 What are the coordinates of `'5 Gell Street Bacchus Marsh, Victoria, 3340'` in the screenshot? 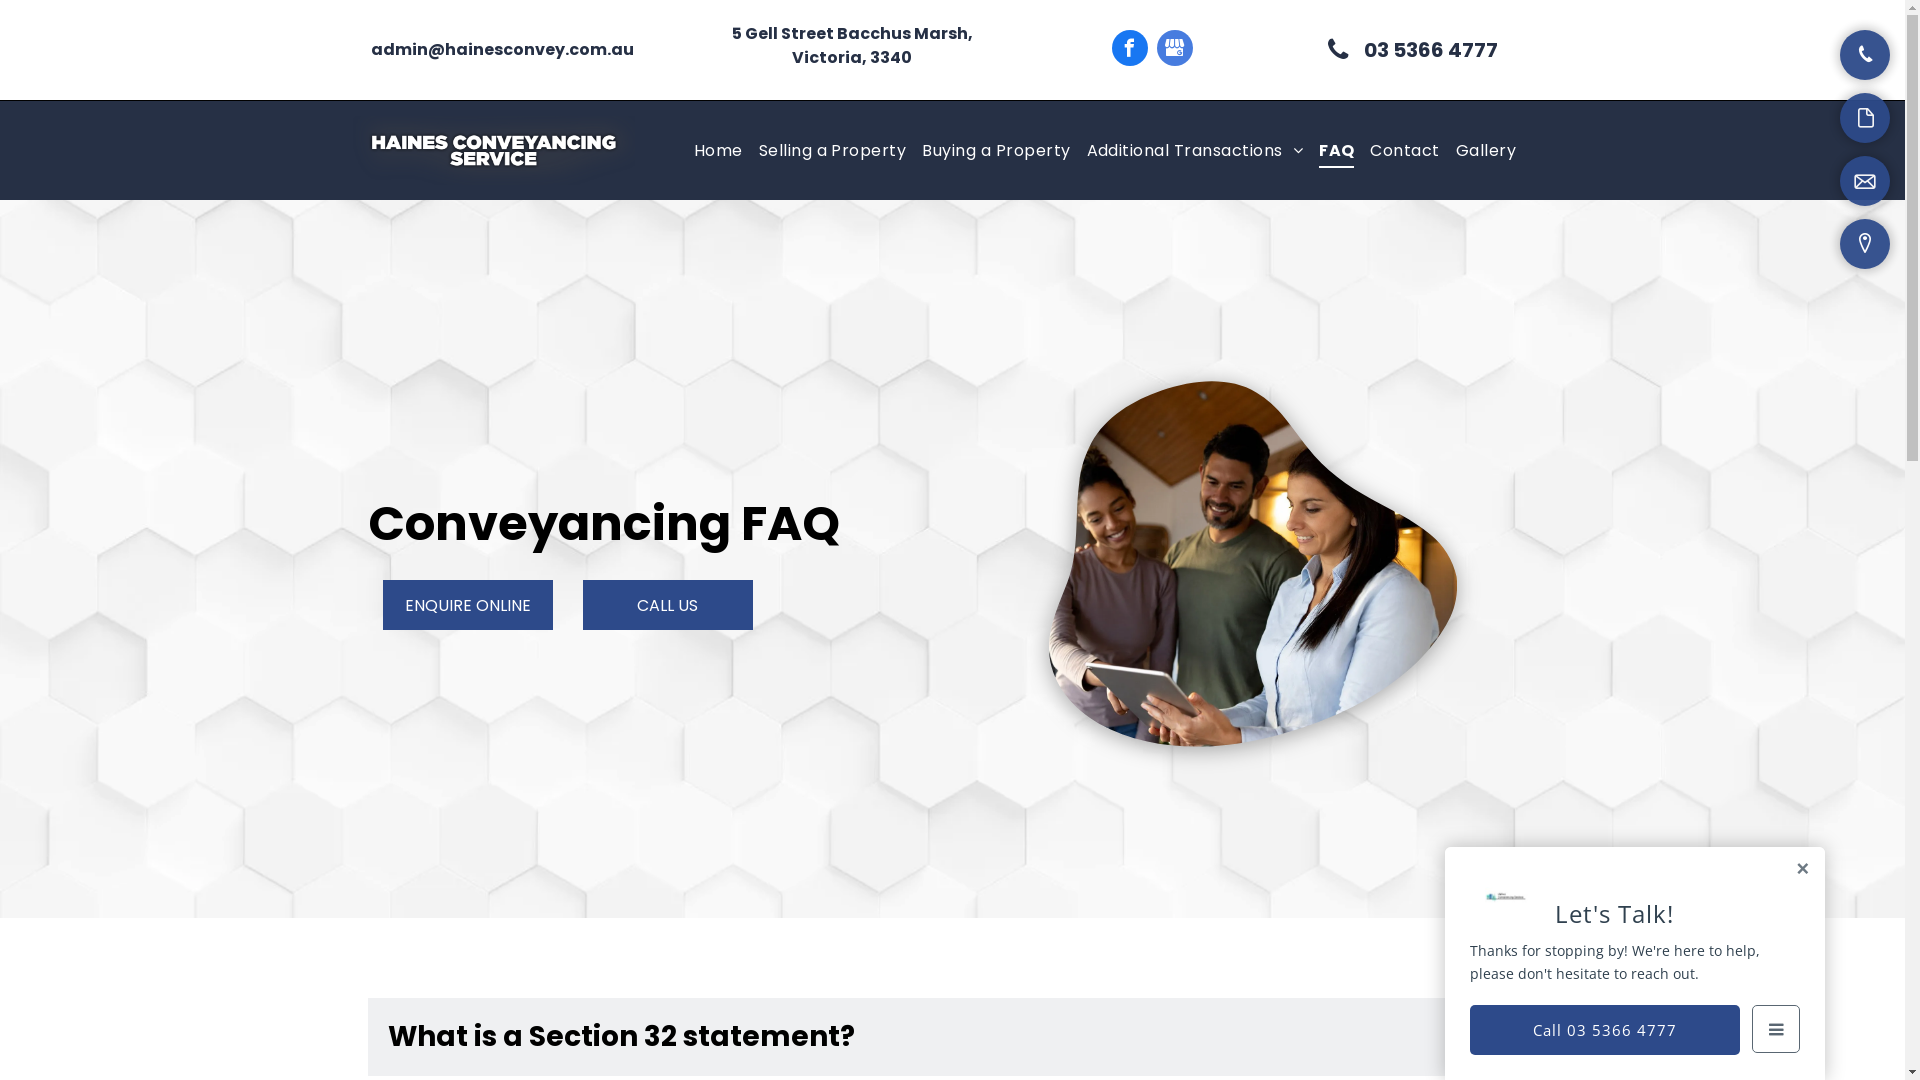 It's located at (730, 45).